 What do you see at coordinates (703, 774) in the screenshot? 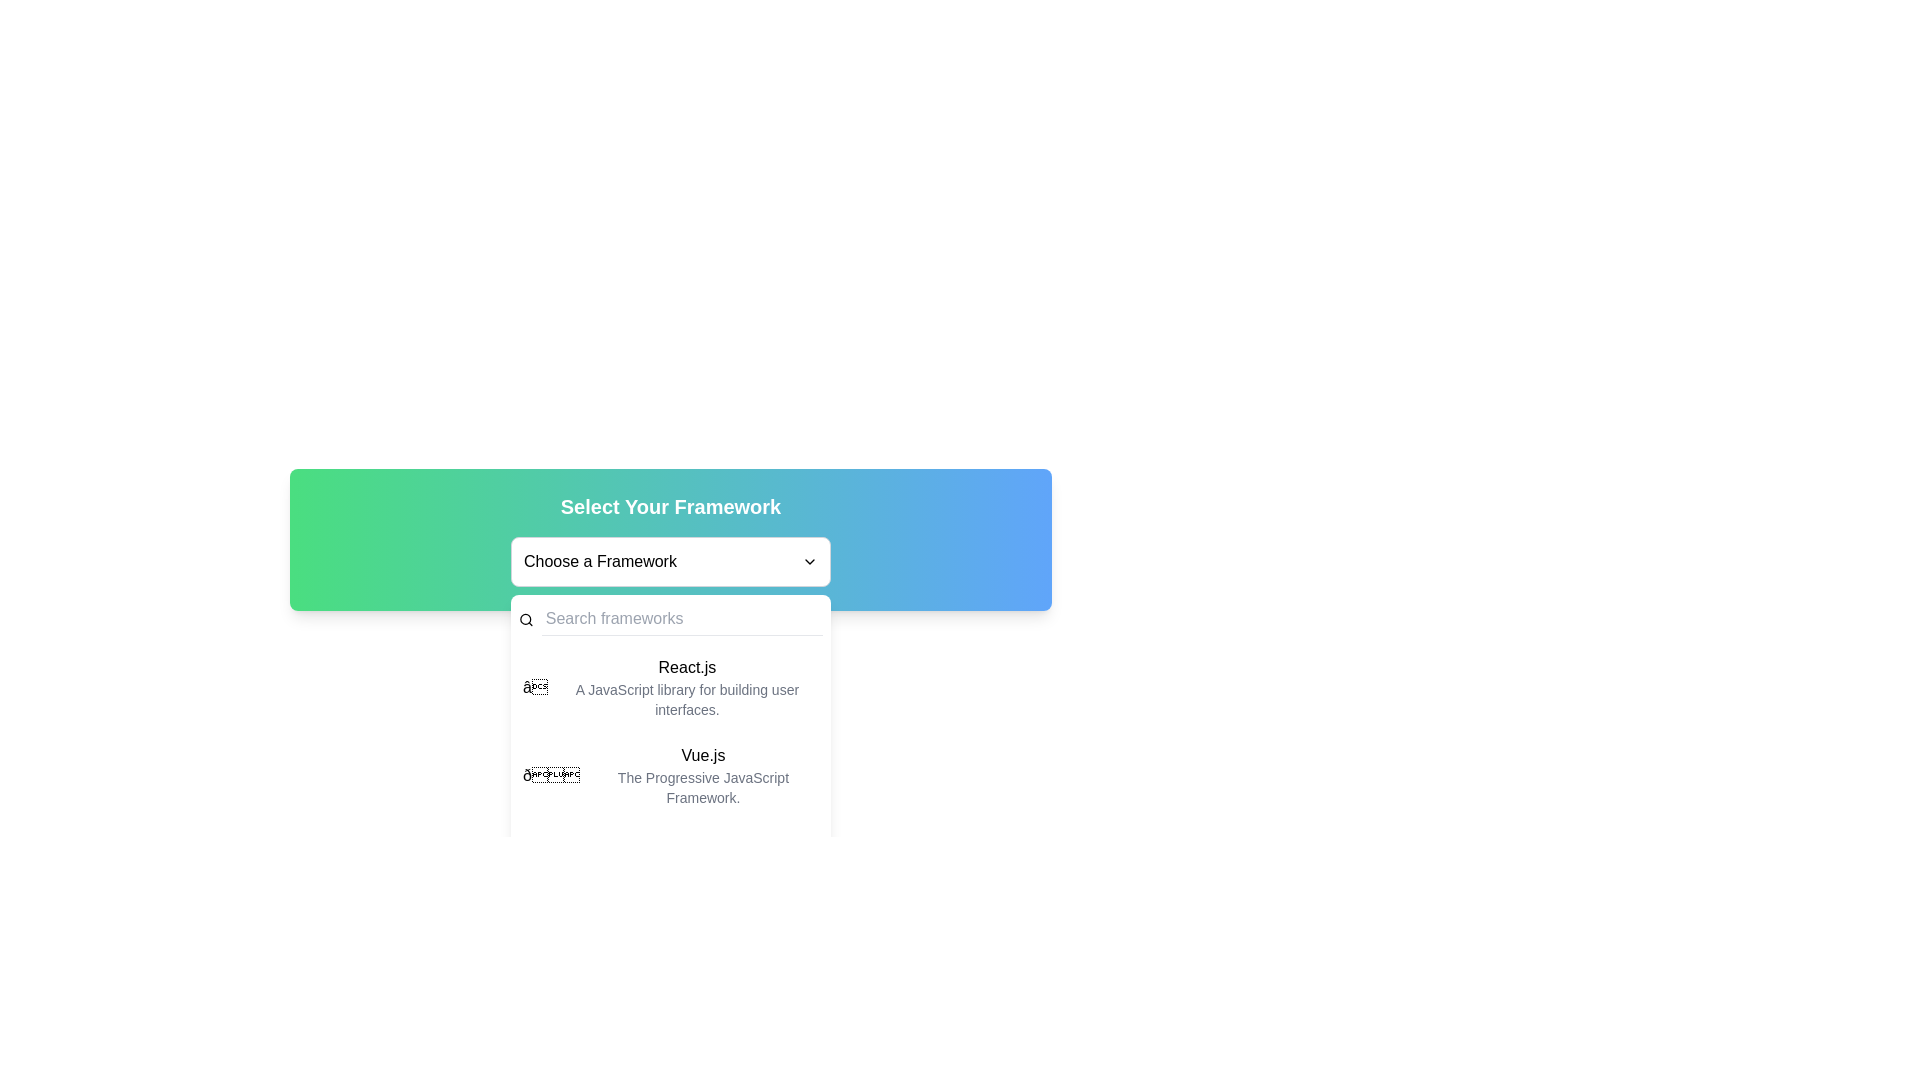
I see `the second entry in the dropdown menu labeled 'Select Your Framework', which displays 'Vue.js' in bold and 'The Progressive JavaScript Framework.' in a smaller, lighter gray font beneath it` at bounding box center [703, 774].